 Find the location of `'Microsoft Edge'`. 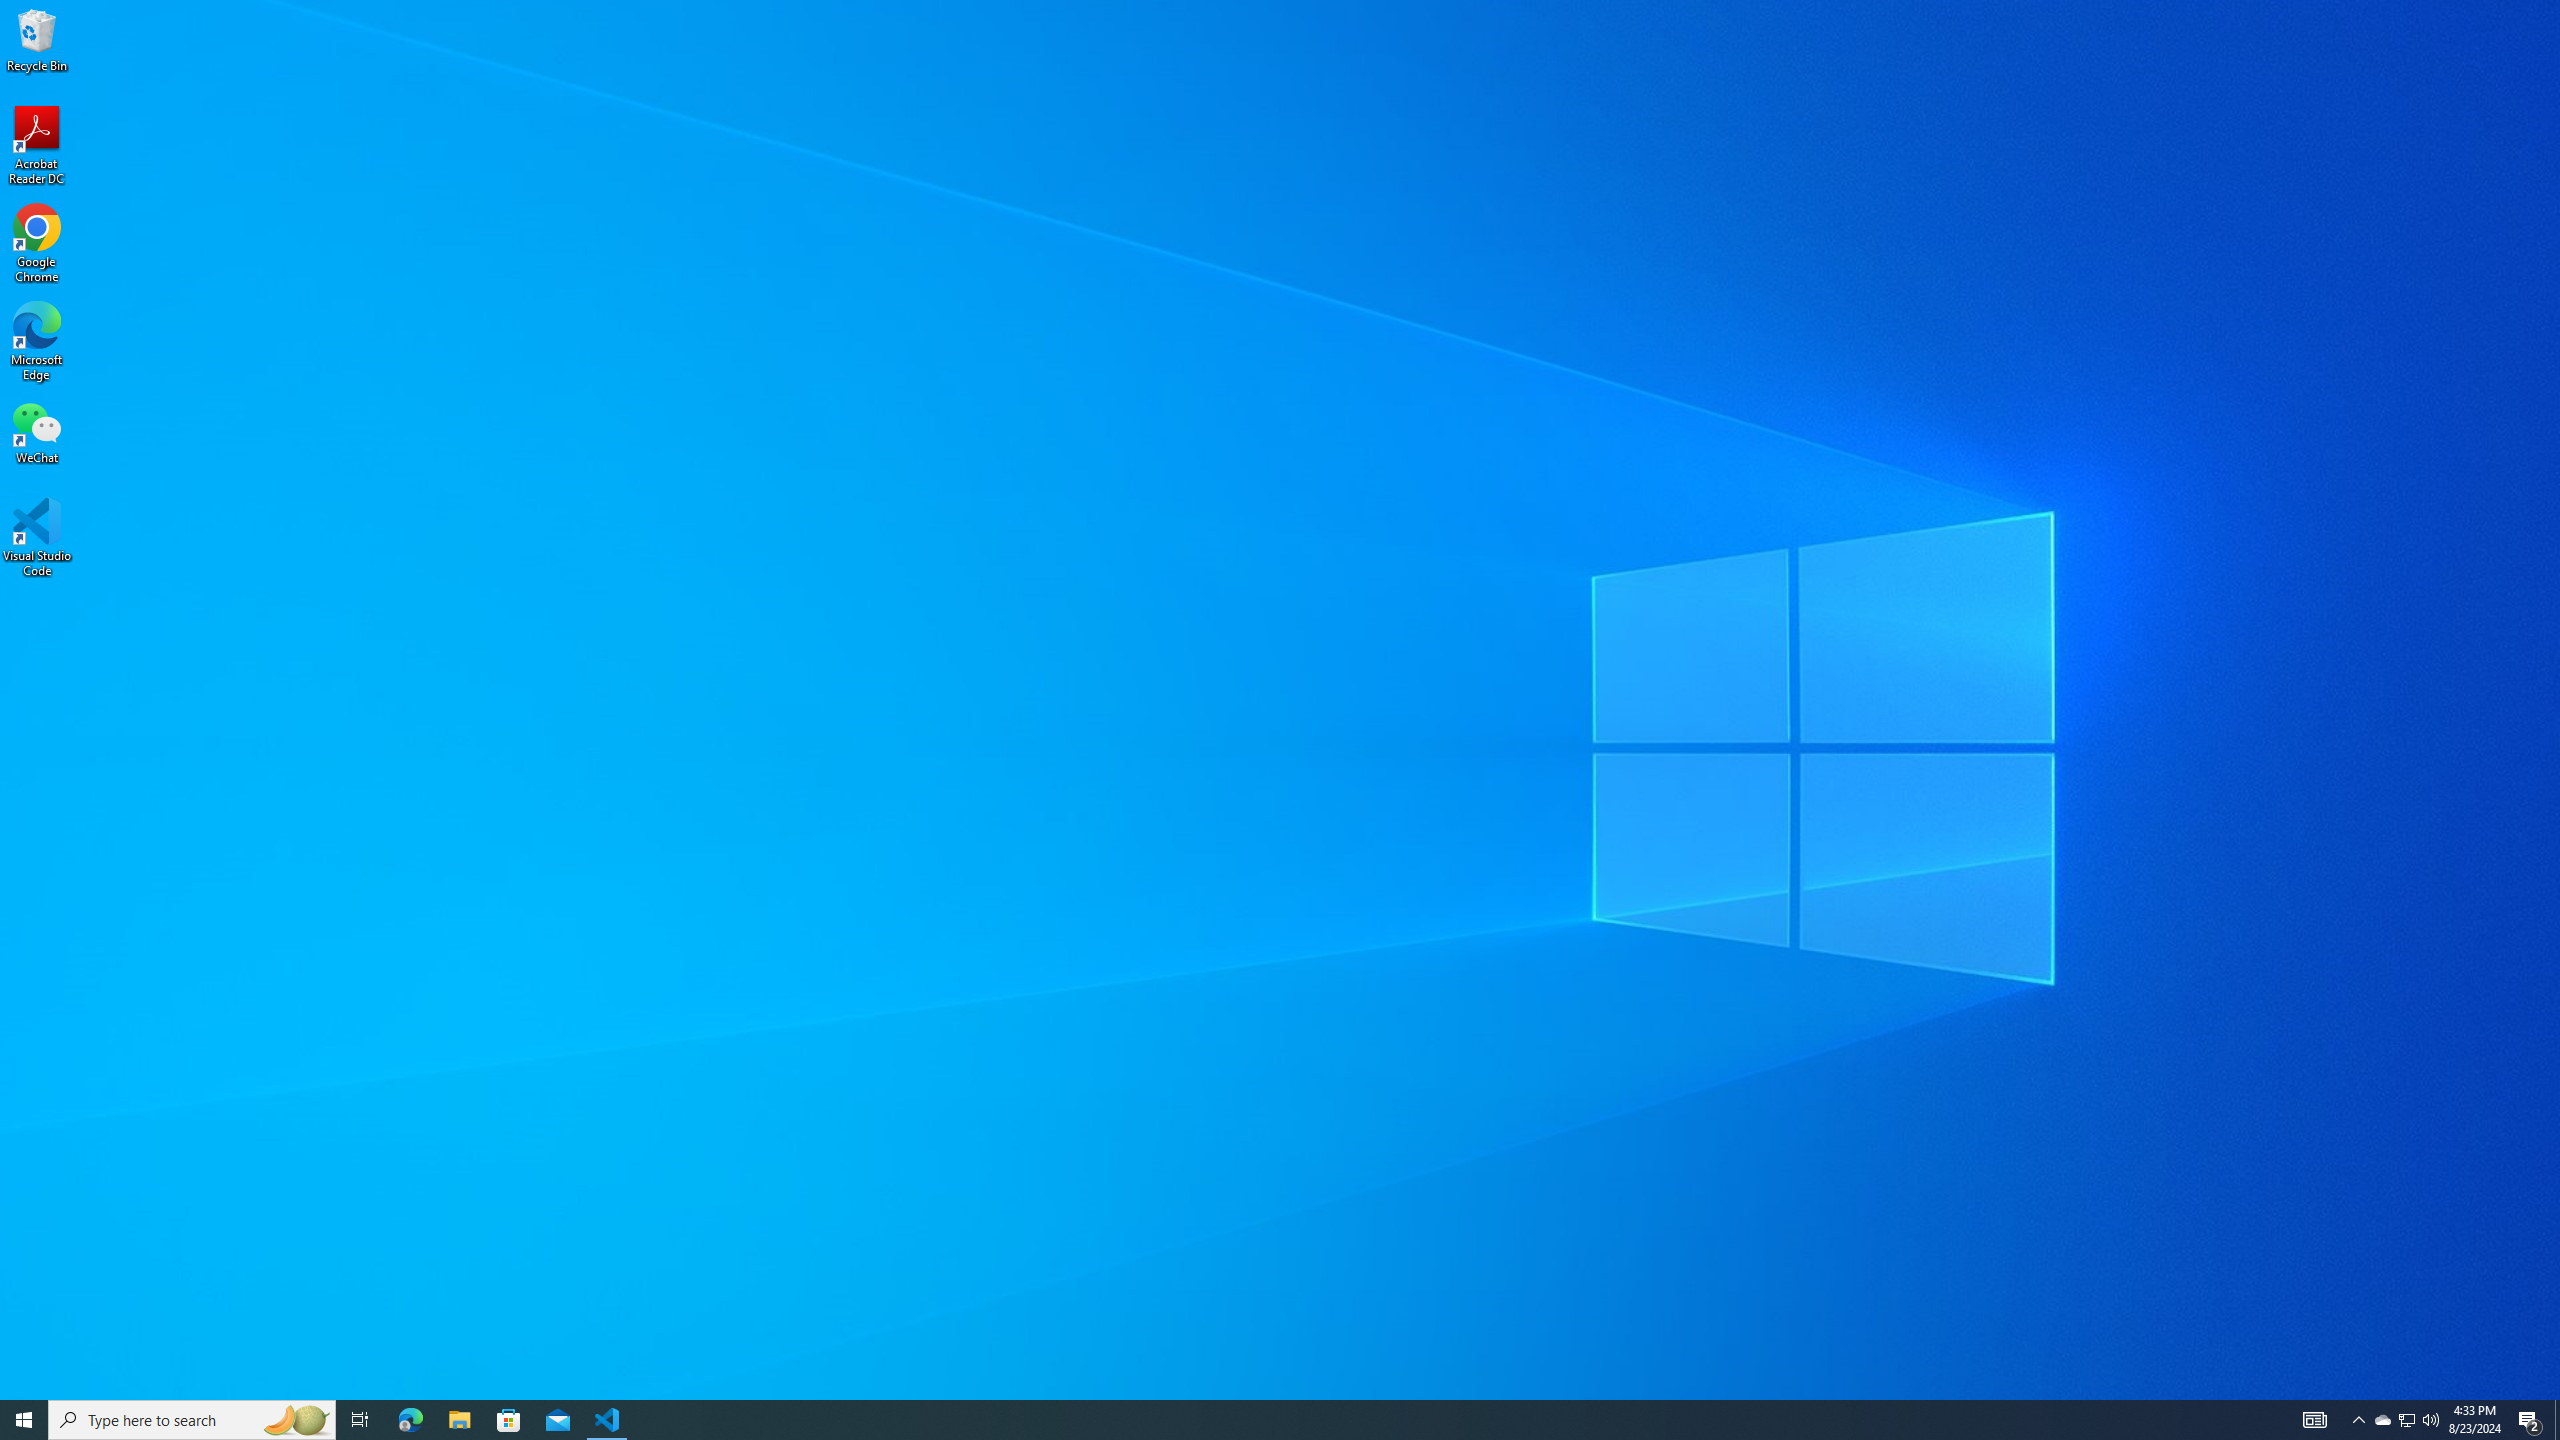

'Microsoft Edge' is located at coordinates (36, 341).